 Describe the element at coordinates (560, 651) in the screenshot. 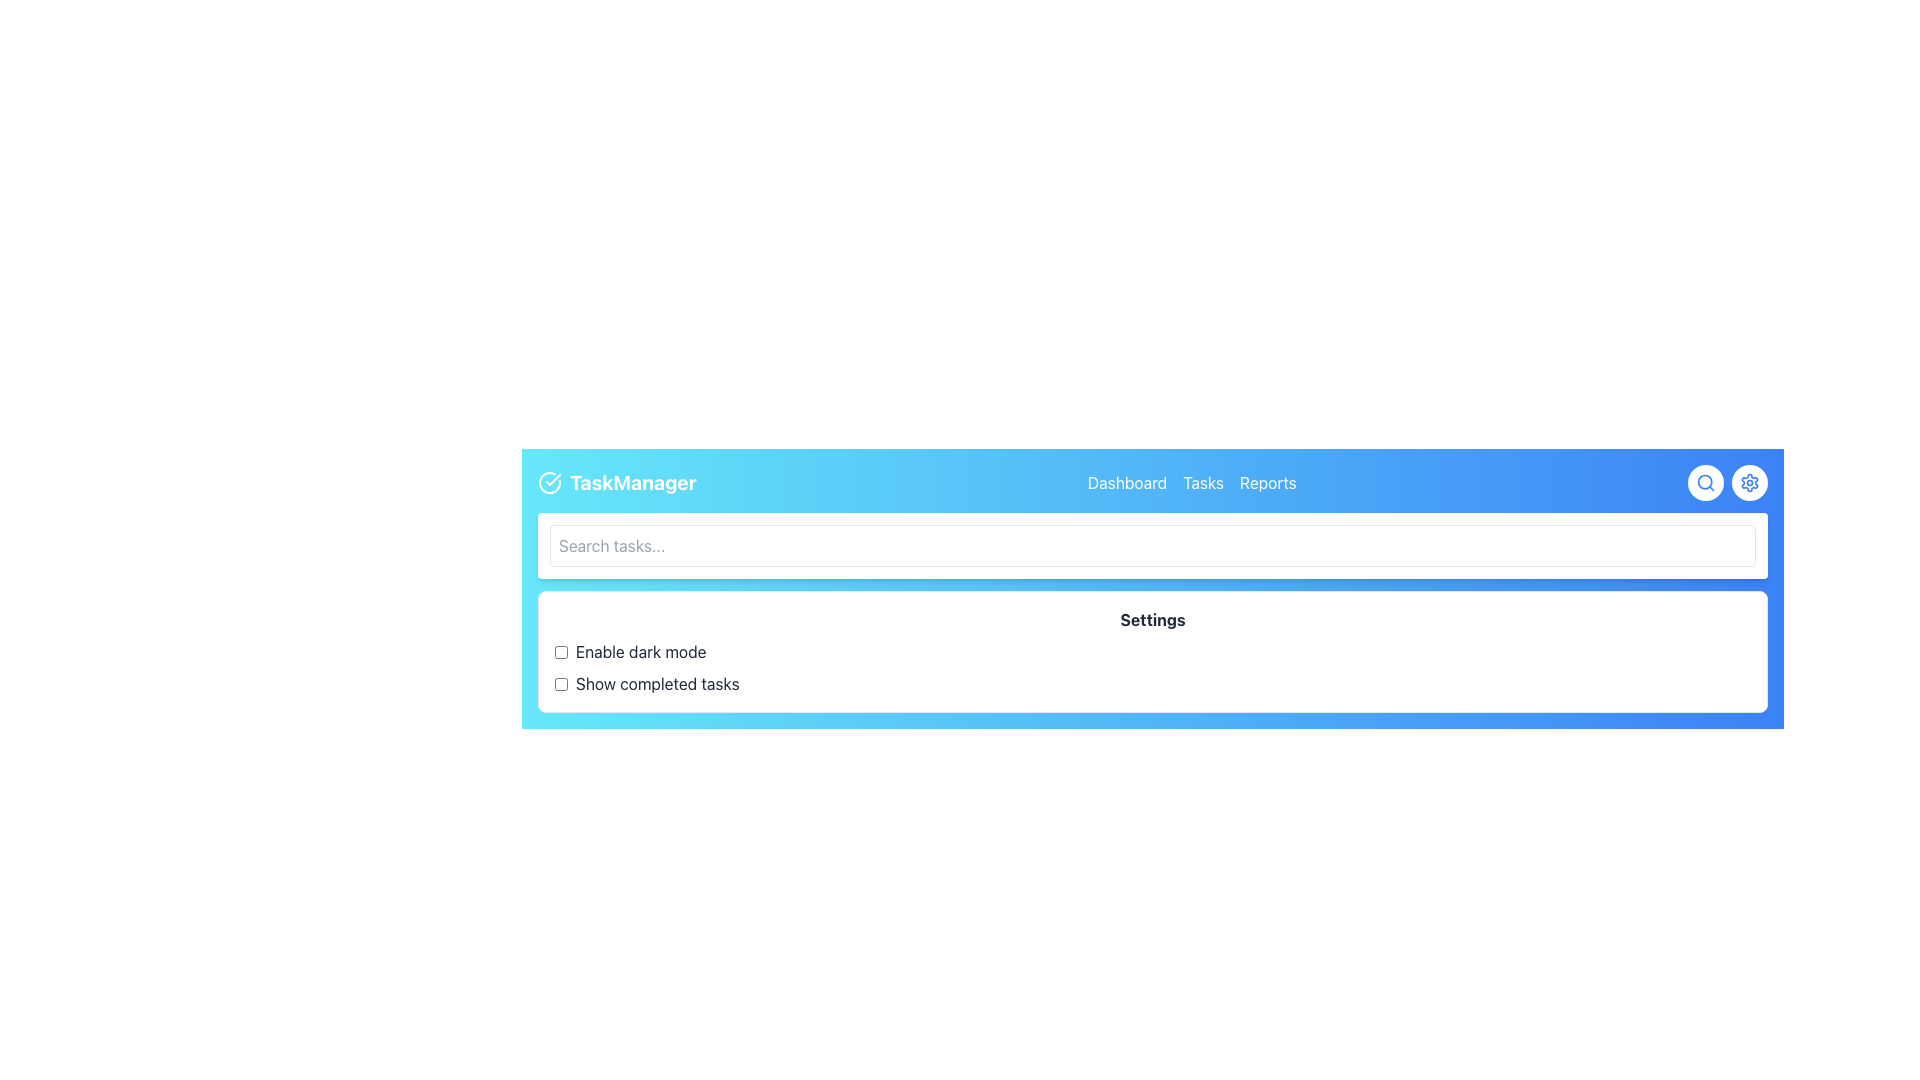

I see `the square checkbox located to the far left of the 'Enable dark mode' text label in the 'Settings' section` at that location.